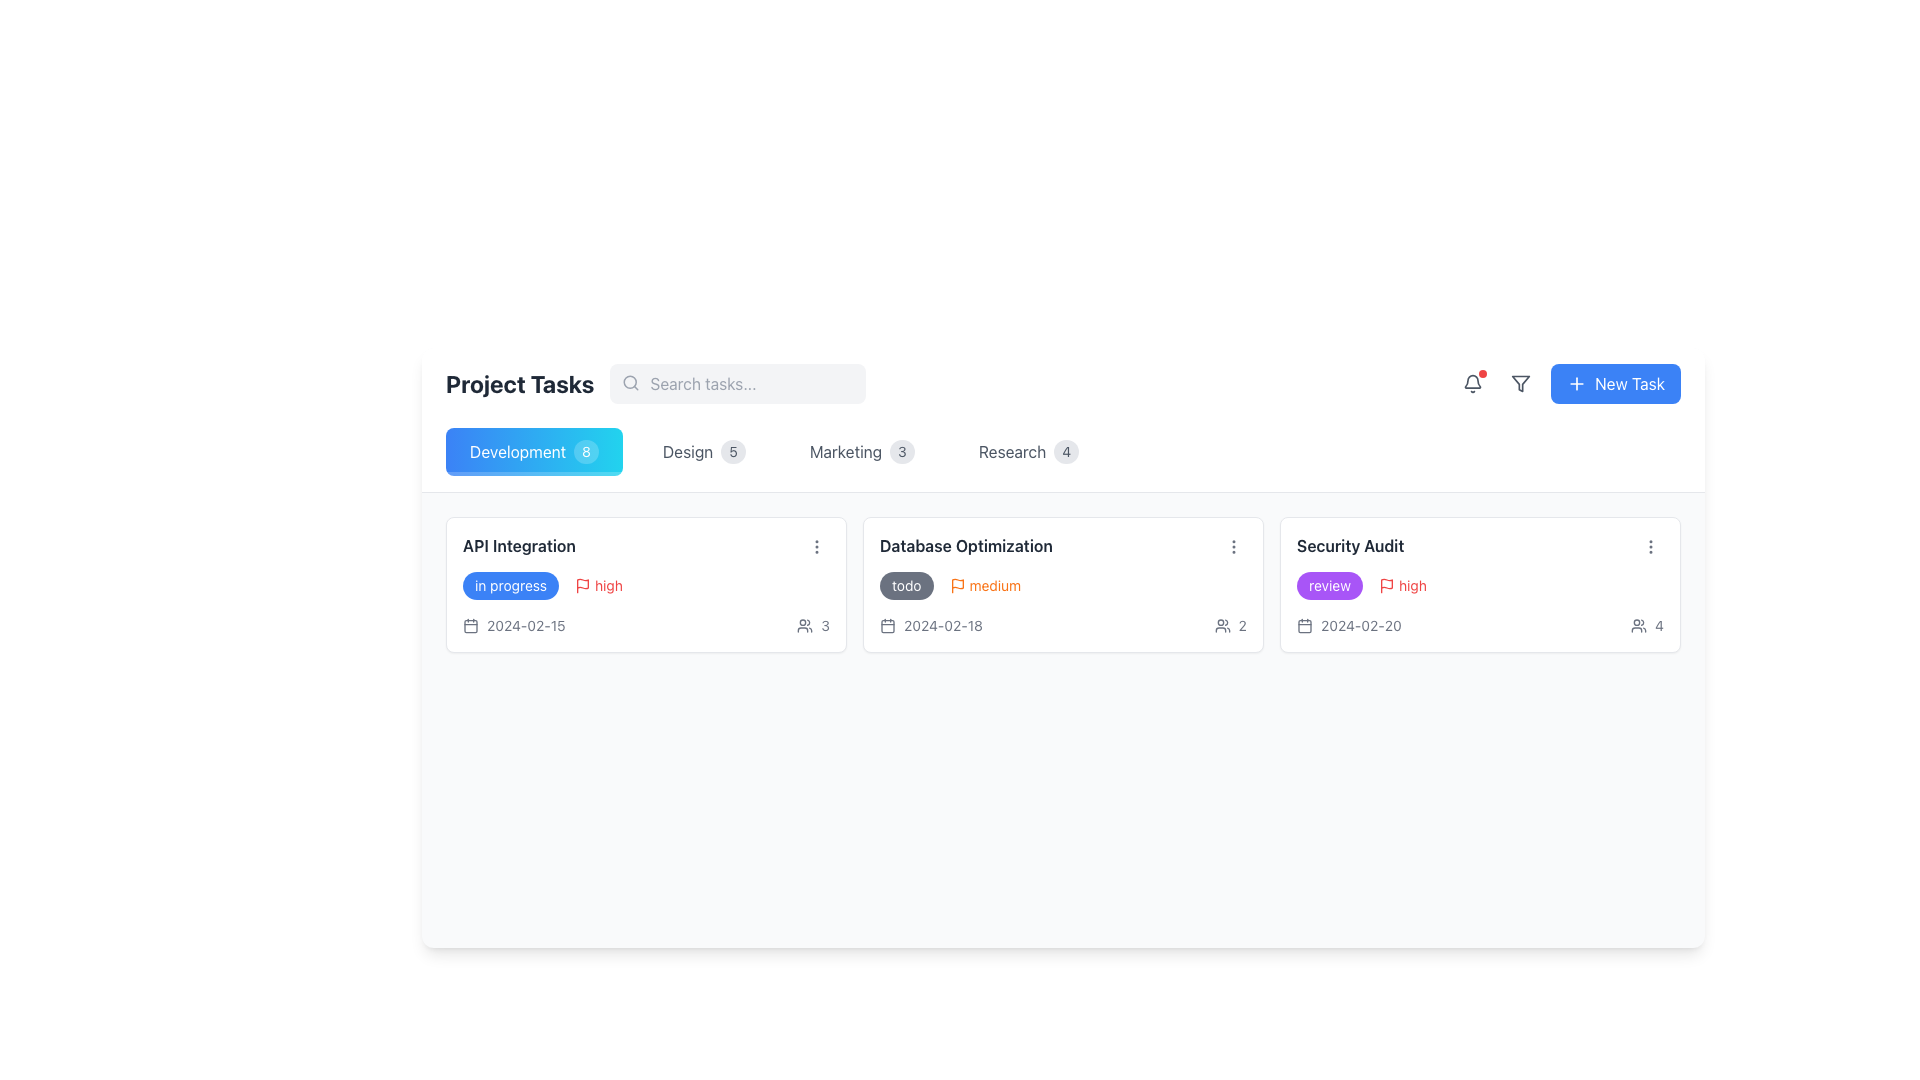  What do you see at coordinates (518, 451) in the screenshot?
I see `the text label displaying 'Development' styled in white font against a blue background` at bounding box center [518, 451].